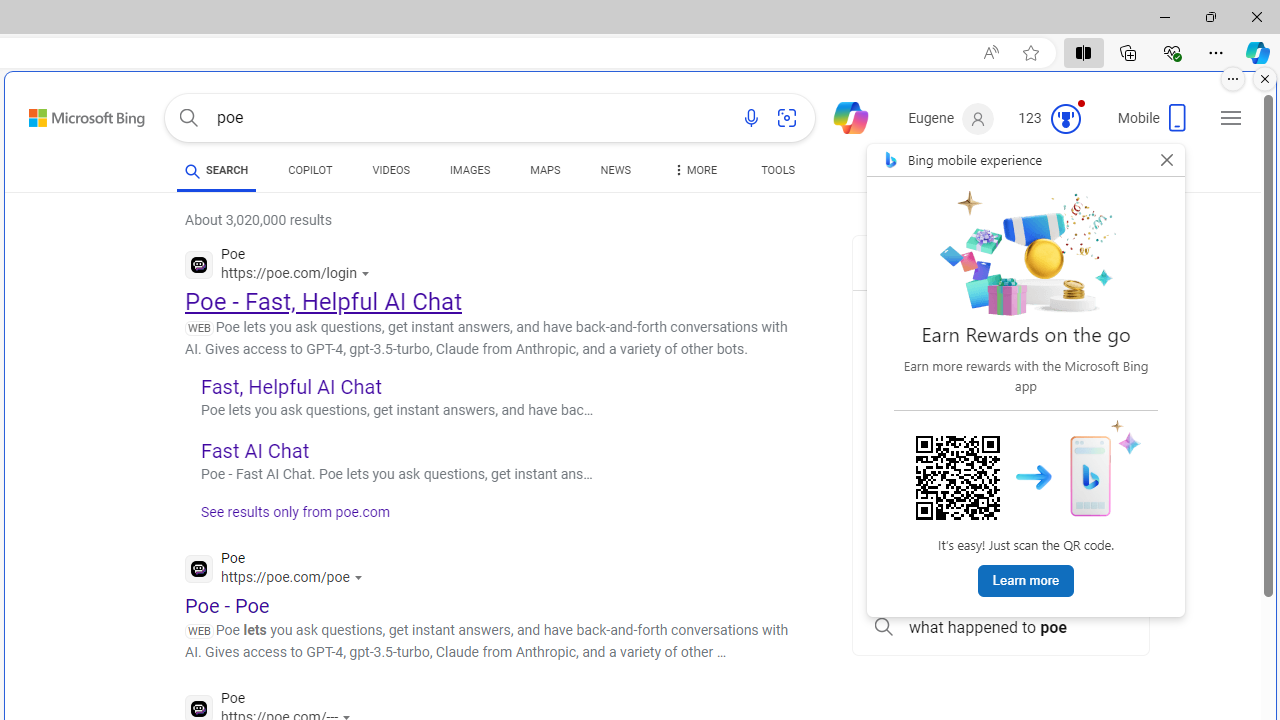 This screenshot has width=1280, height=720. I want to click on 'Scan me!', so click(957, 478).